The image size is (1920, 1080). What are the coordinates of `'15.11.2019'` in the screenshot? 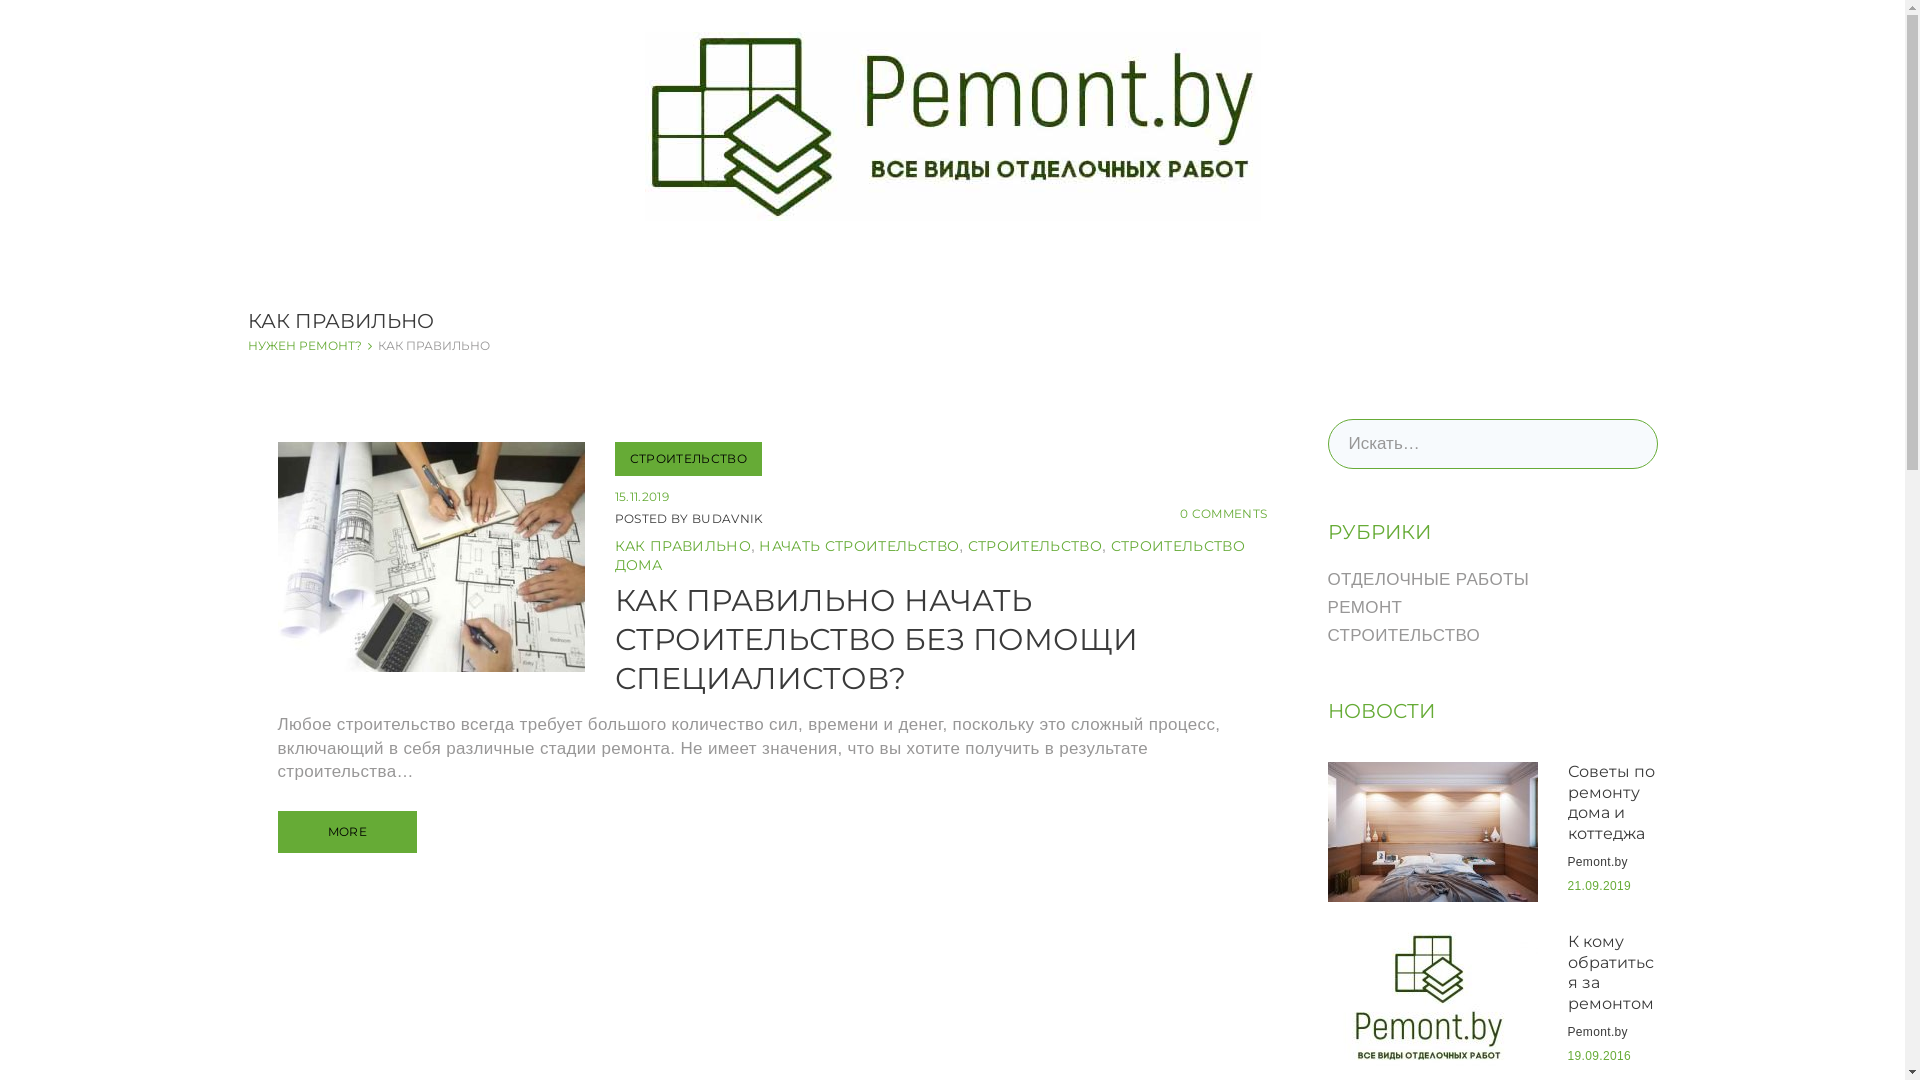 It's located at (641, 495).